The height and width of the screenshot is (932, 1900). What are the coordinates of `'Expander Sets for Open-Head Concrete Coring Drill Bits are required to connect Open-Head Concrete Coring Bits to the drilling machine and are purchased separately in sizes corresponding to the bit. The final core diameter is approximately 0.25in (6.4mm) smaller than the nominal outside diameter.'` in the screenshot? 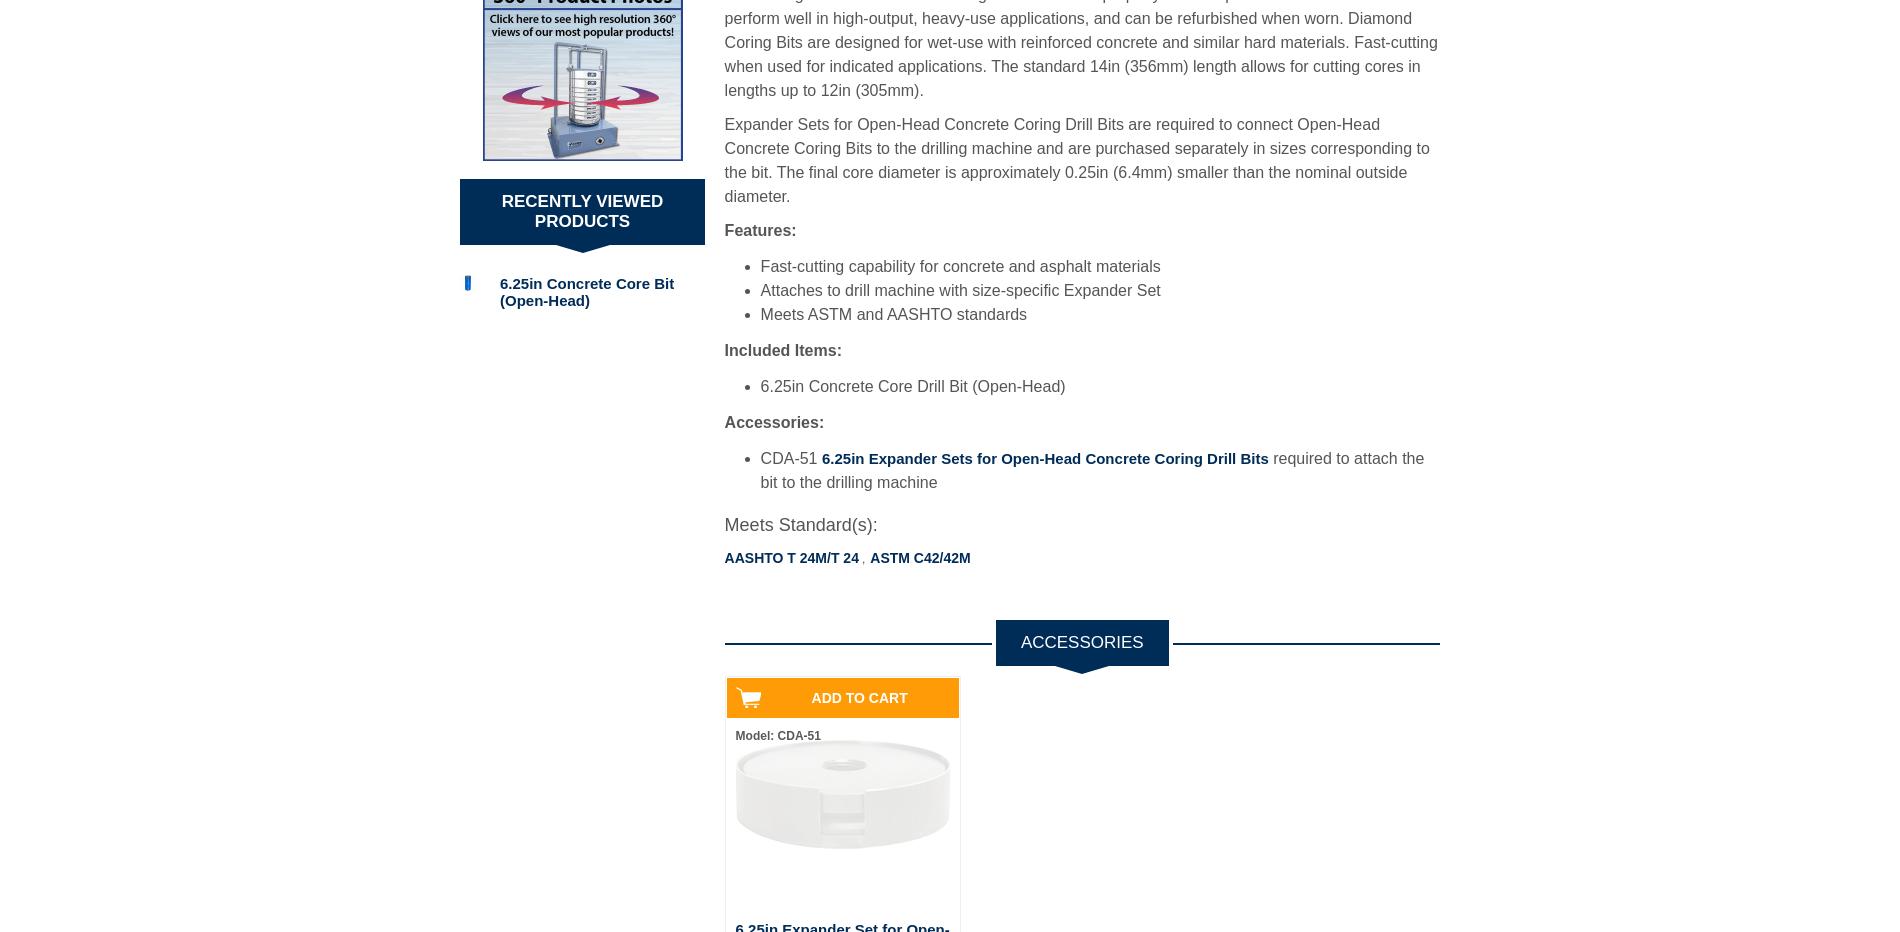 It's located at (1076, 159).